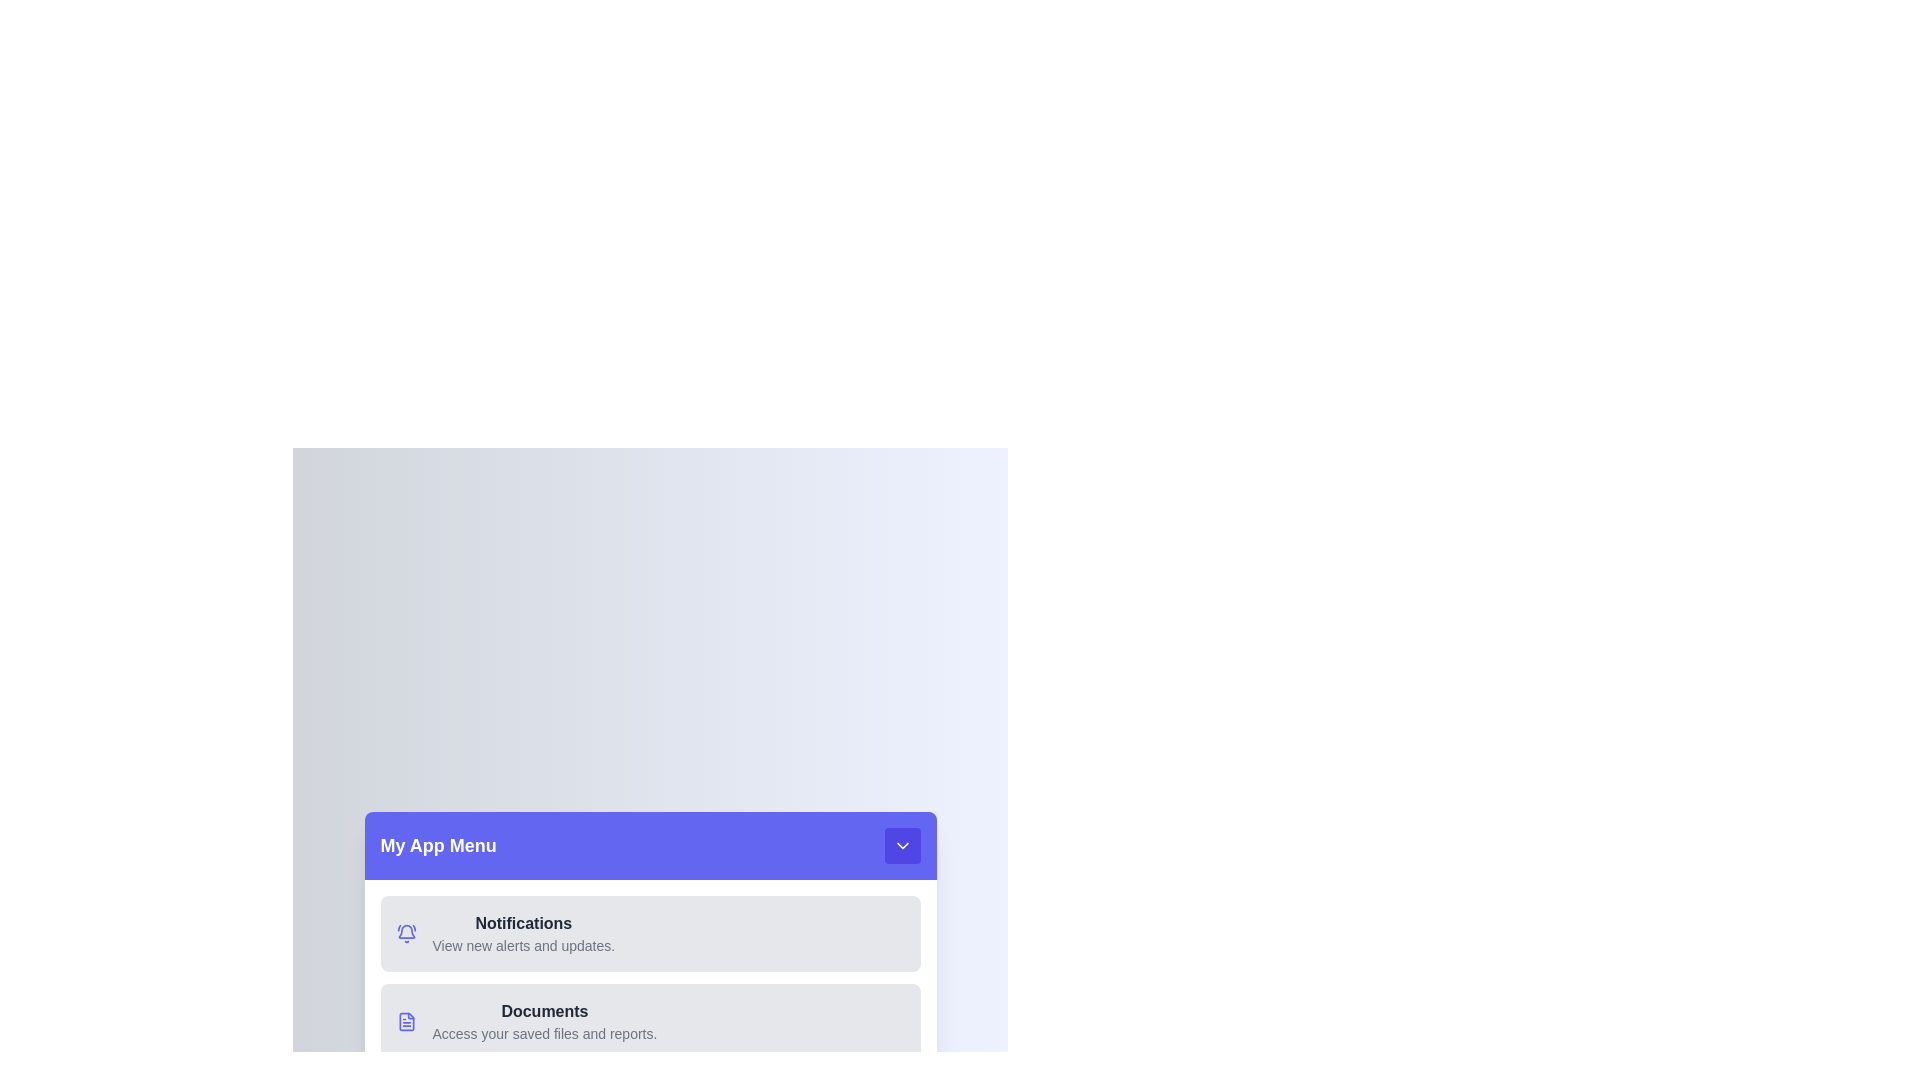 This screenshot has width=1920, height=1080. What do you see at coordinates (650, 845) in the screenshot?
I see `the header section of the menu to visually inspect its title` at bounding box center [650, 845].